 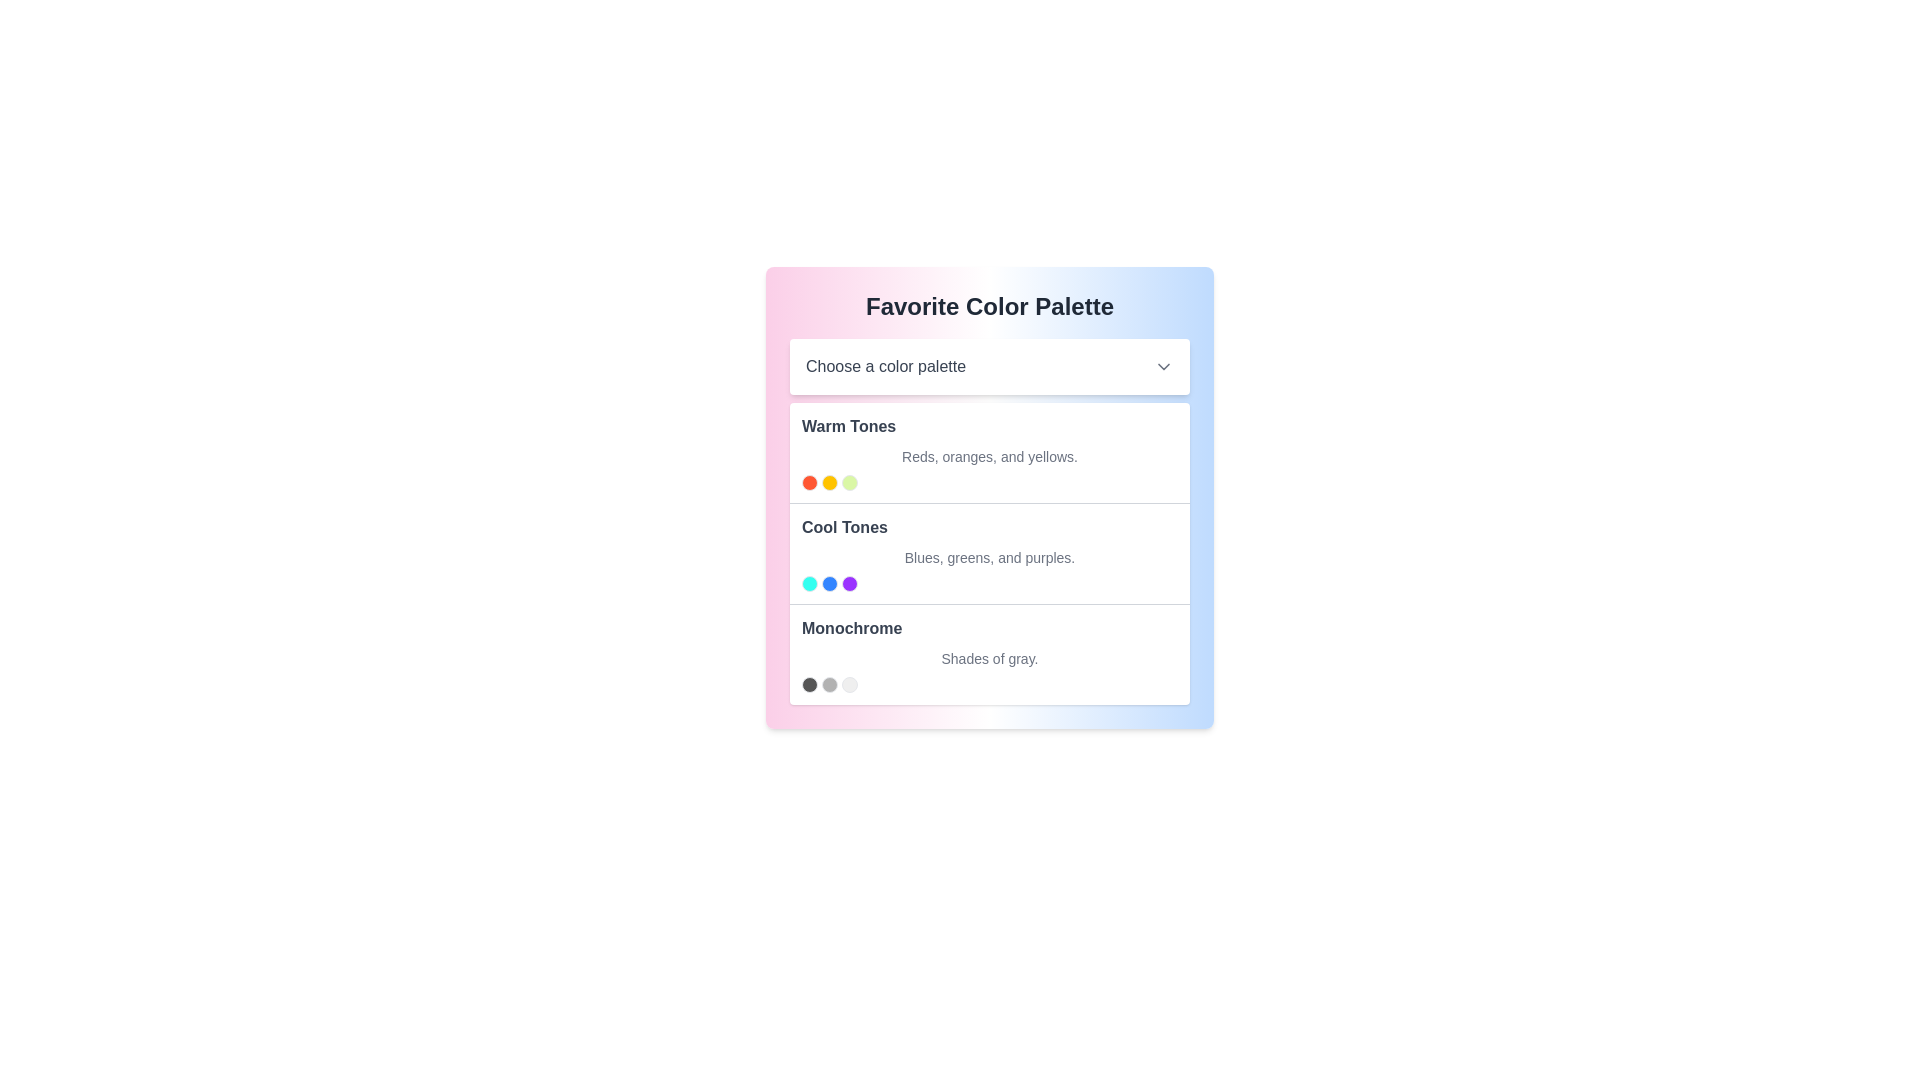 I want to click on the bold-texted label titled 'Cool Tones' styled in gray, positioned prominently in the 'Favorite Color Palette' interface, so click(x=844, y=527).